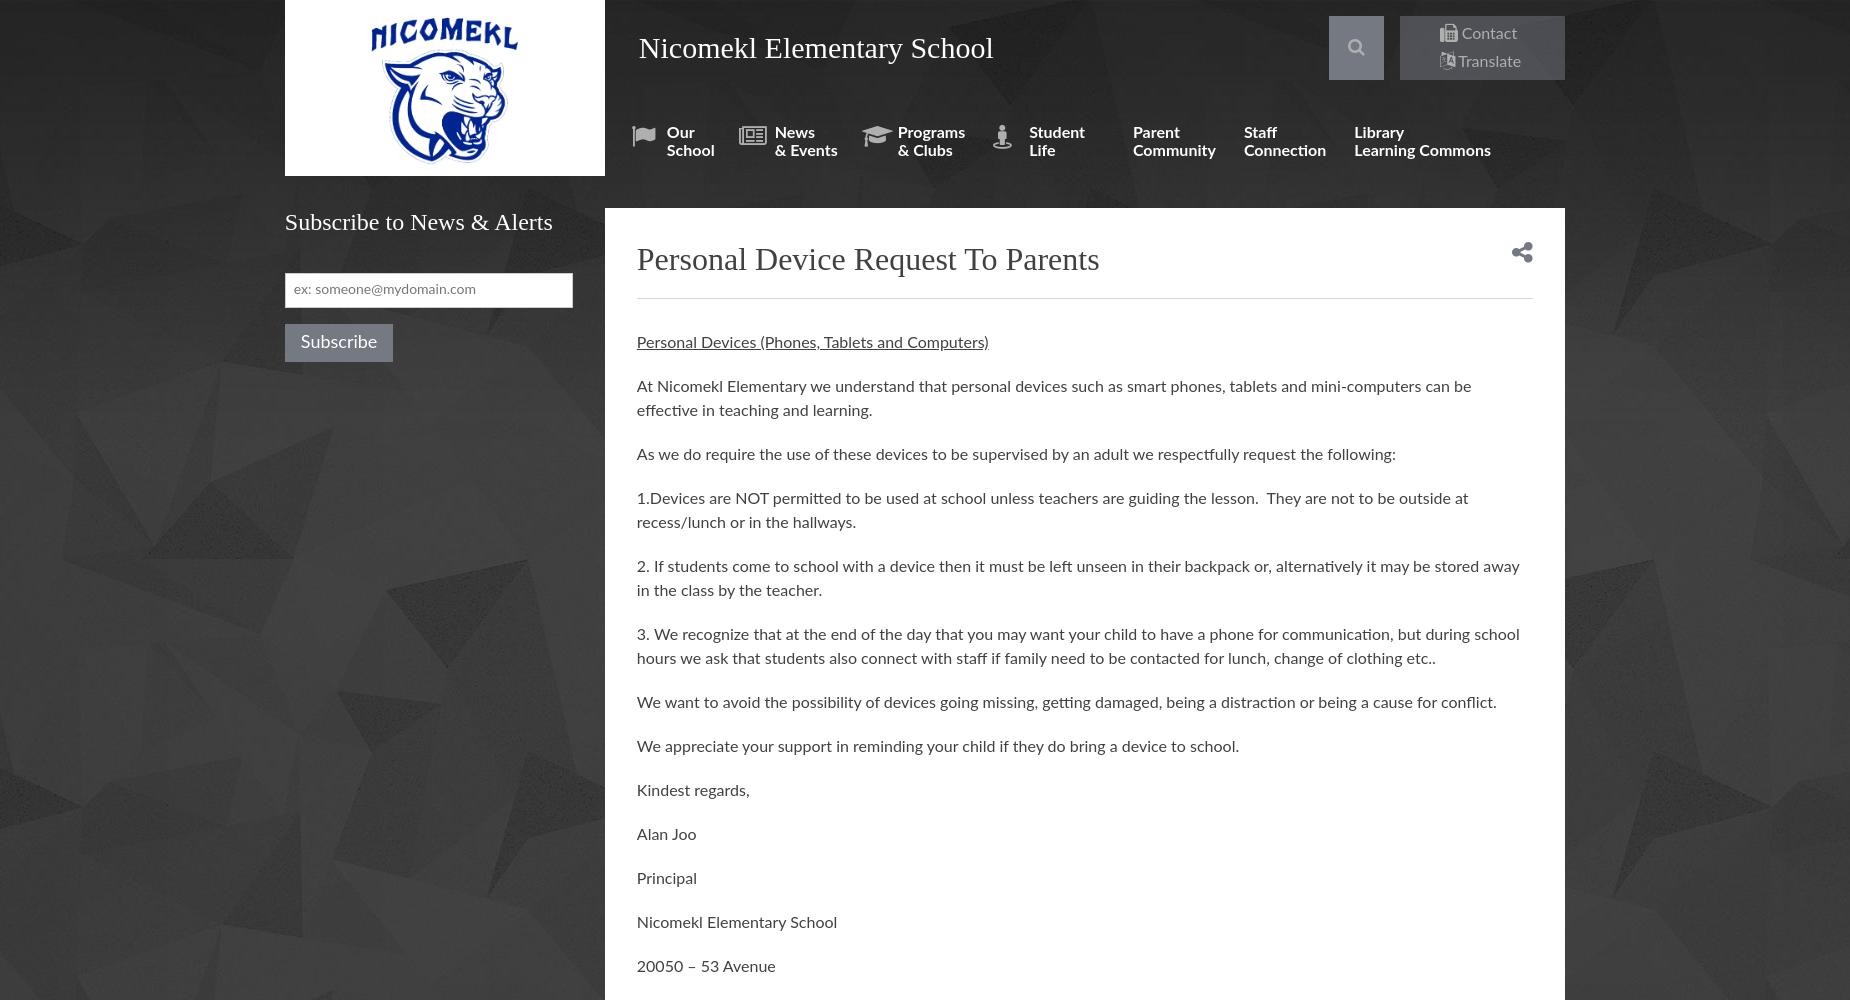 The image size is (1850, 1000). What do you see at coordinates (666, 834) in the screenshot?
I see `'Alan Joo'` at bounding box center [666, 834].